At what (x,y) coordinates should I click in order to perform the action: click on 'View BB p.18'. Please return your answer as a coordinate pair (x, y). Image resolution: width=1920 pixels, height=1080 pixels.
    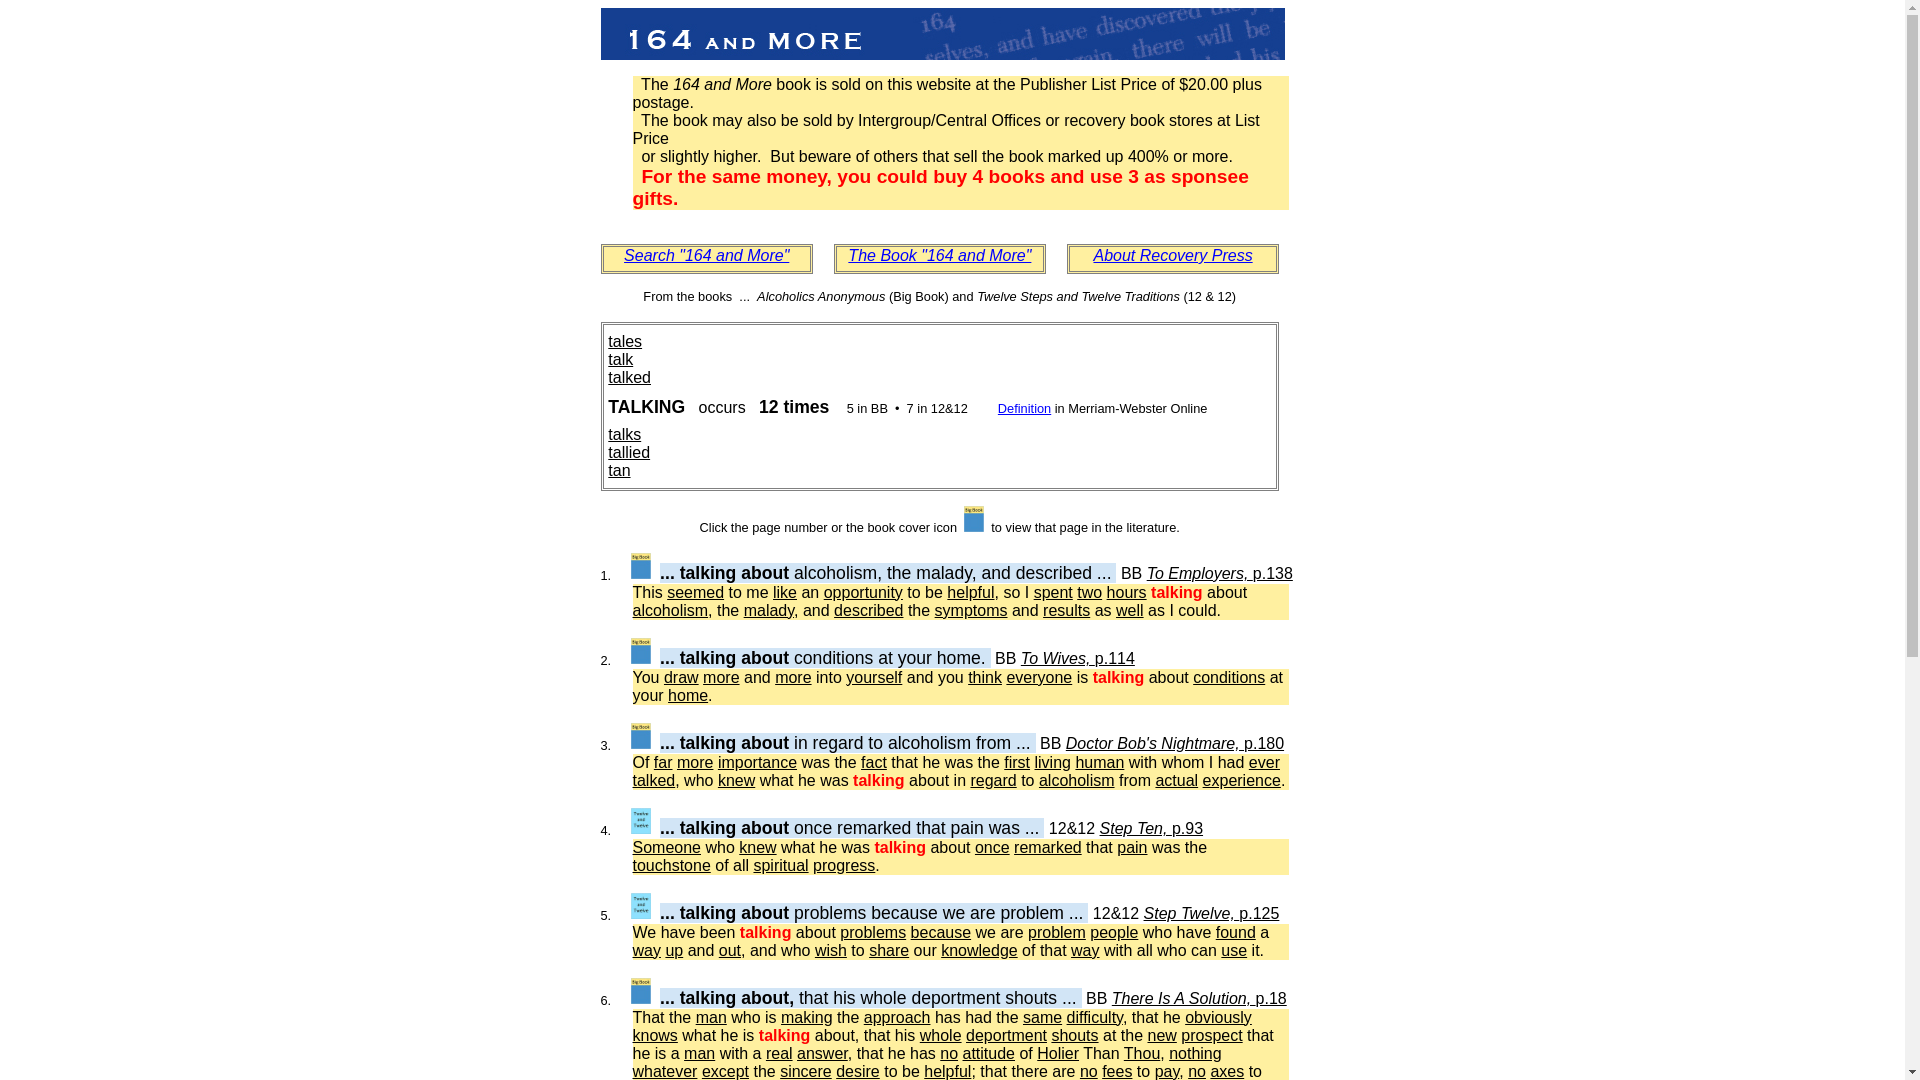
    Looking at the image, I should click on (629, 991).